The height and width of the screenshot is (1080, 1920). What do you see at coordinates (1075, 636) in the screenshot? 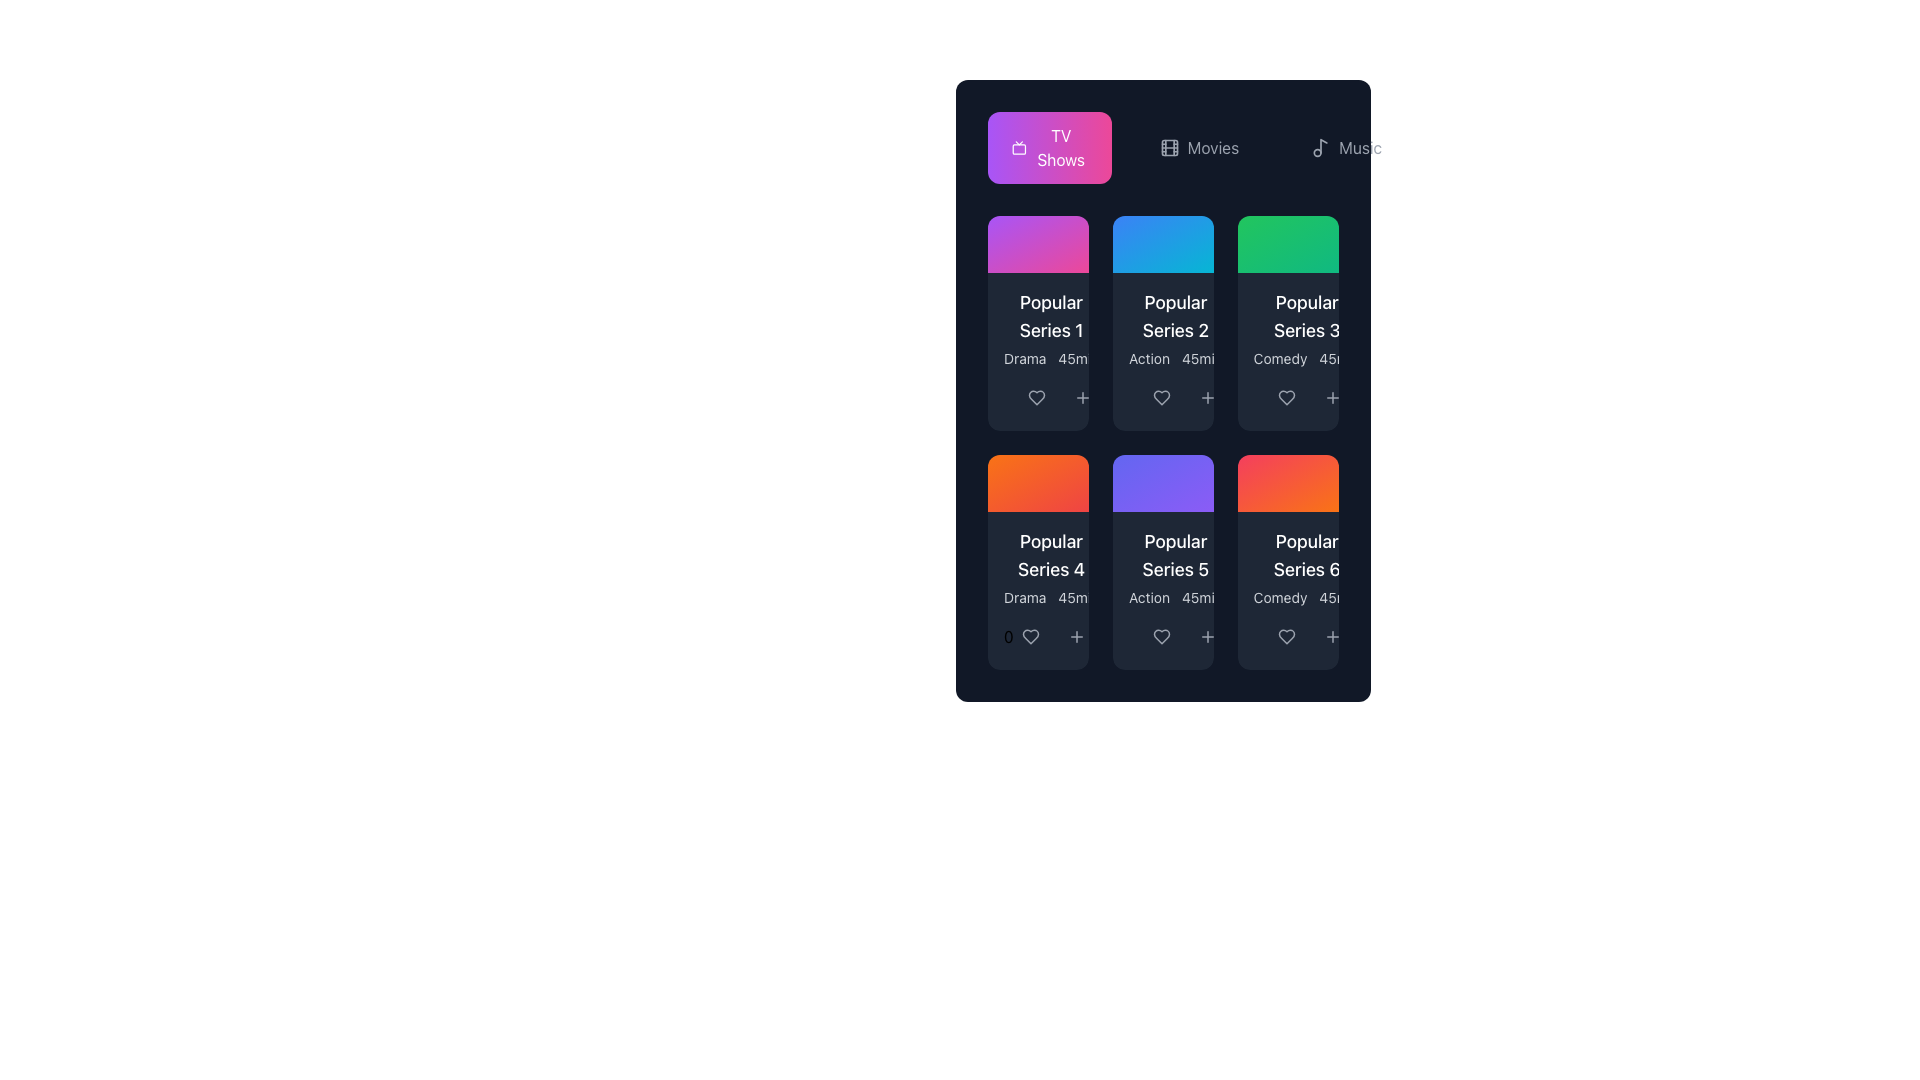
I see `the plus sign SVG icon located at the bottom-left of the last card in the grid layout` at bounding box center [1075, 636].